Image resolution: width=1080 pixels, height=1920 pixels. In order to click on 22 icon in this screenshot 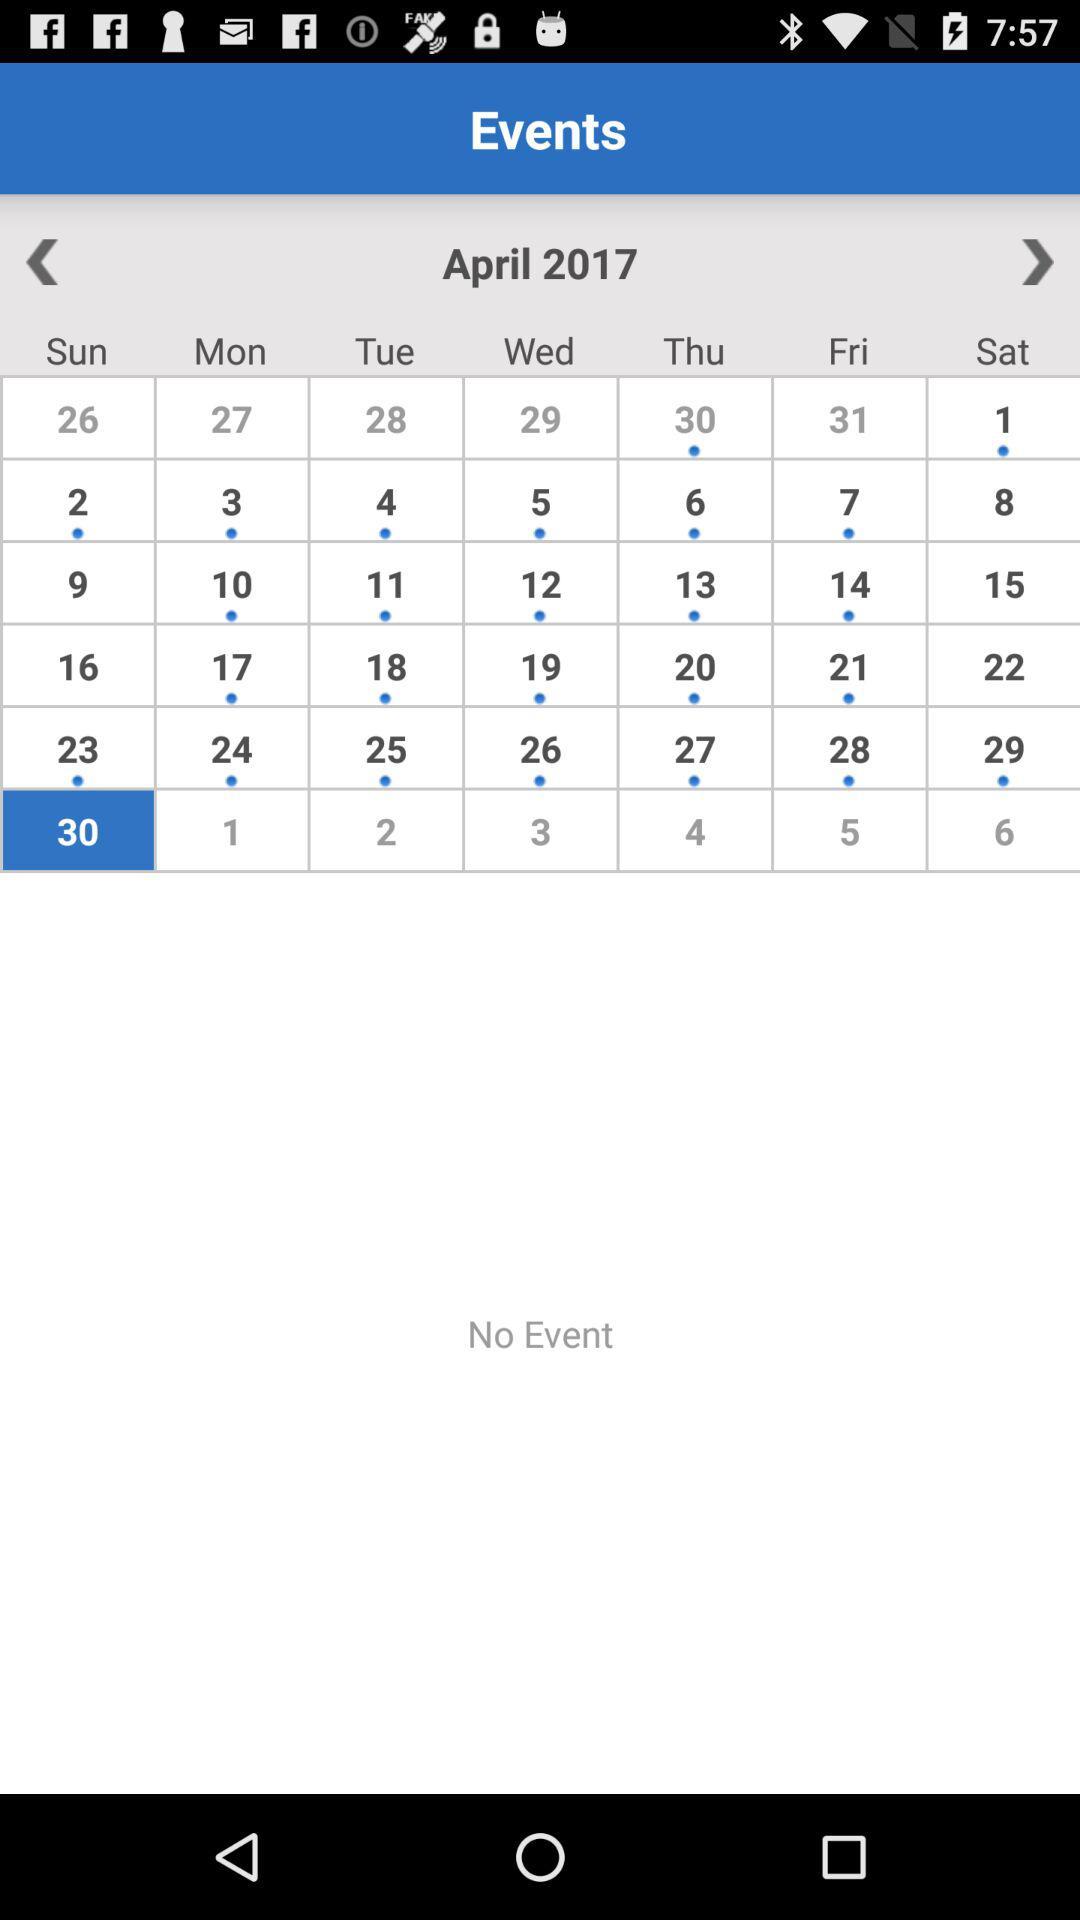, I will do `click(1004, 665)`.